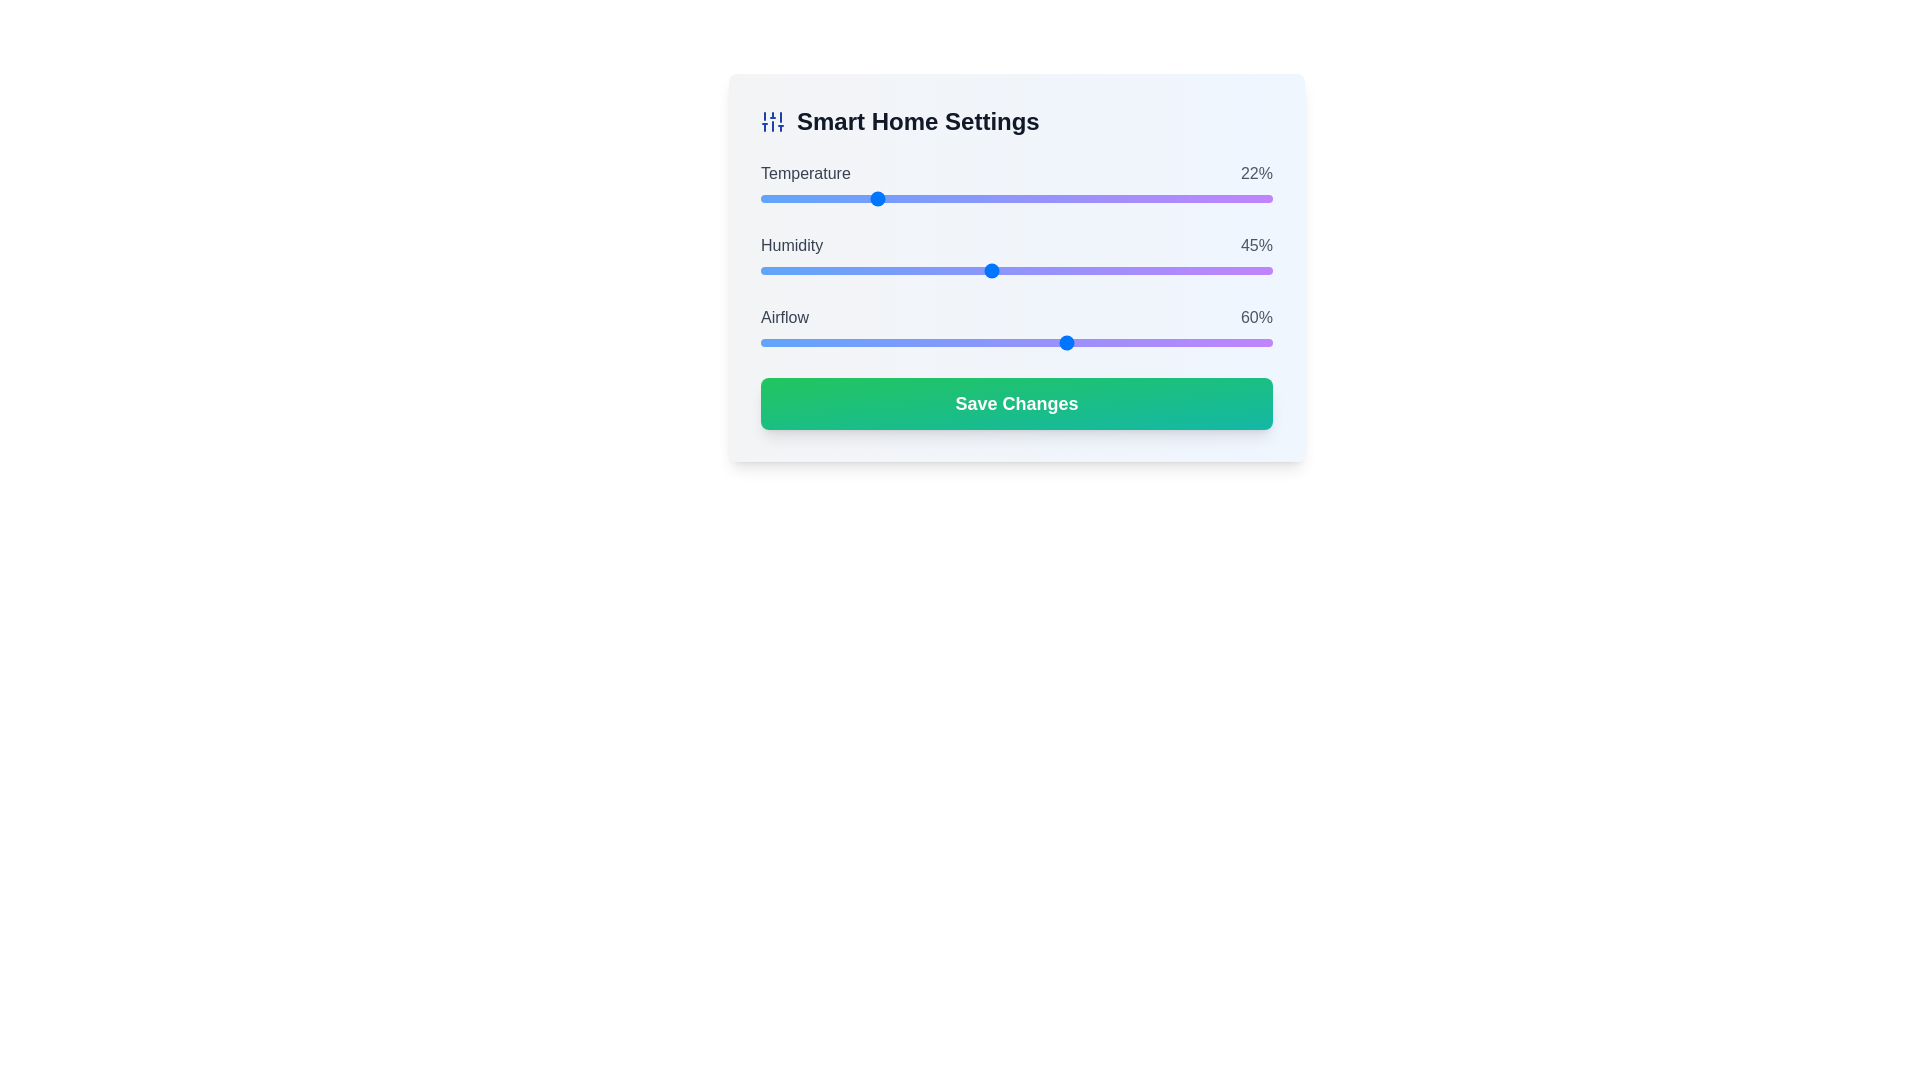 Image resolution: width=1920 pixels, height=1080 pixels. I want to click on the humidity level, so click(827, 265).